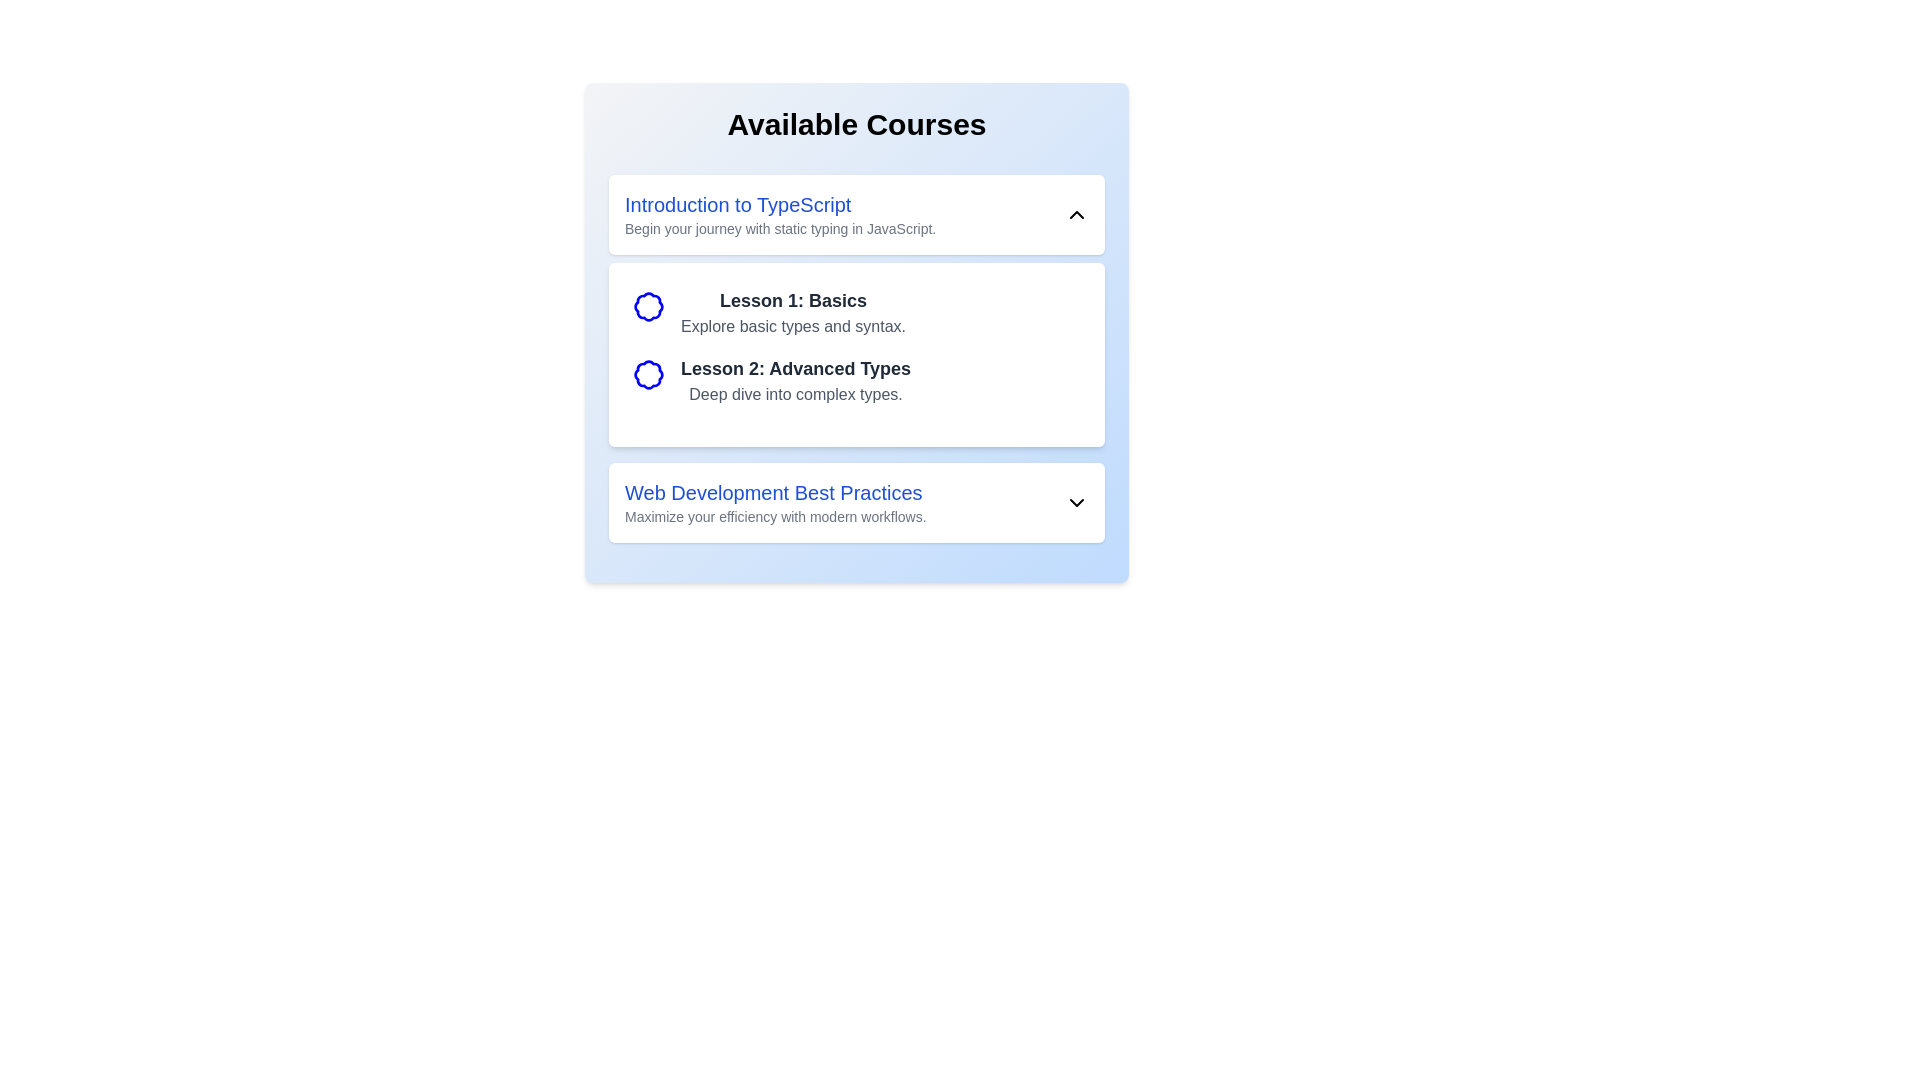  I want to click on the Text Label displaying 'Lesson 2: Advanced Types' located under the 'Available Courses' header and above the description 'Deep dive into complex types', so click(795, 369).